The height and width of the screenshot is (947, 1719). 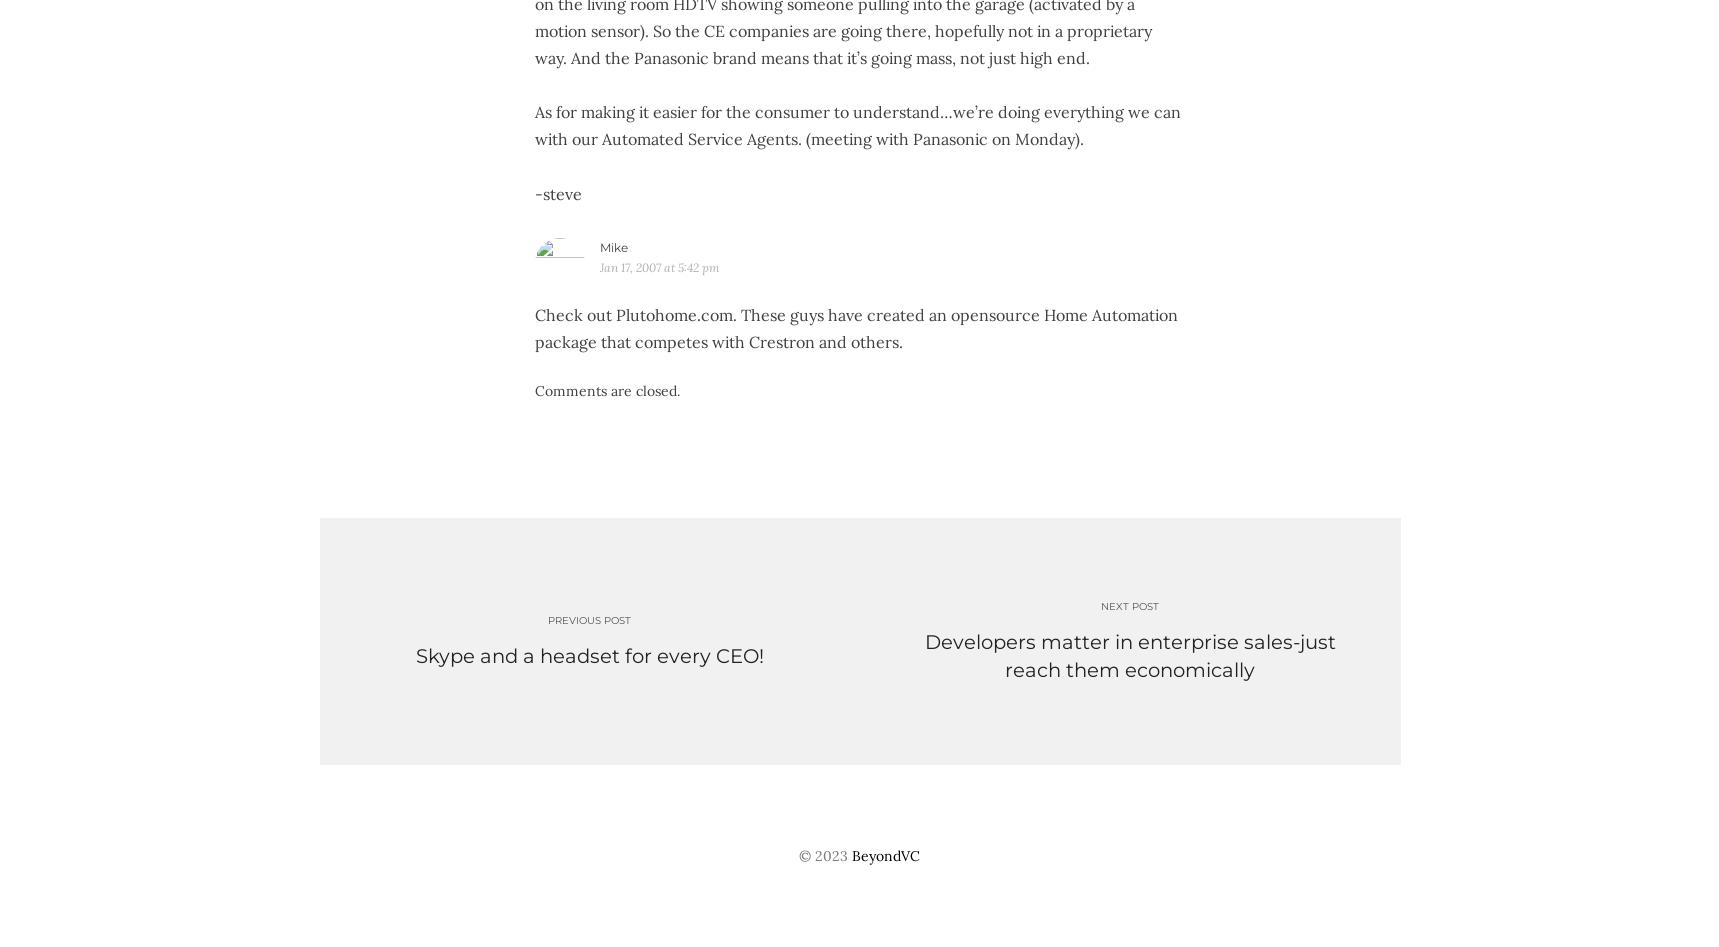 I want to click on 'Jan 17, 2007 at 5:42 pm', so click(x=658, y=266).